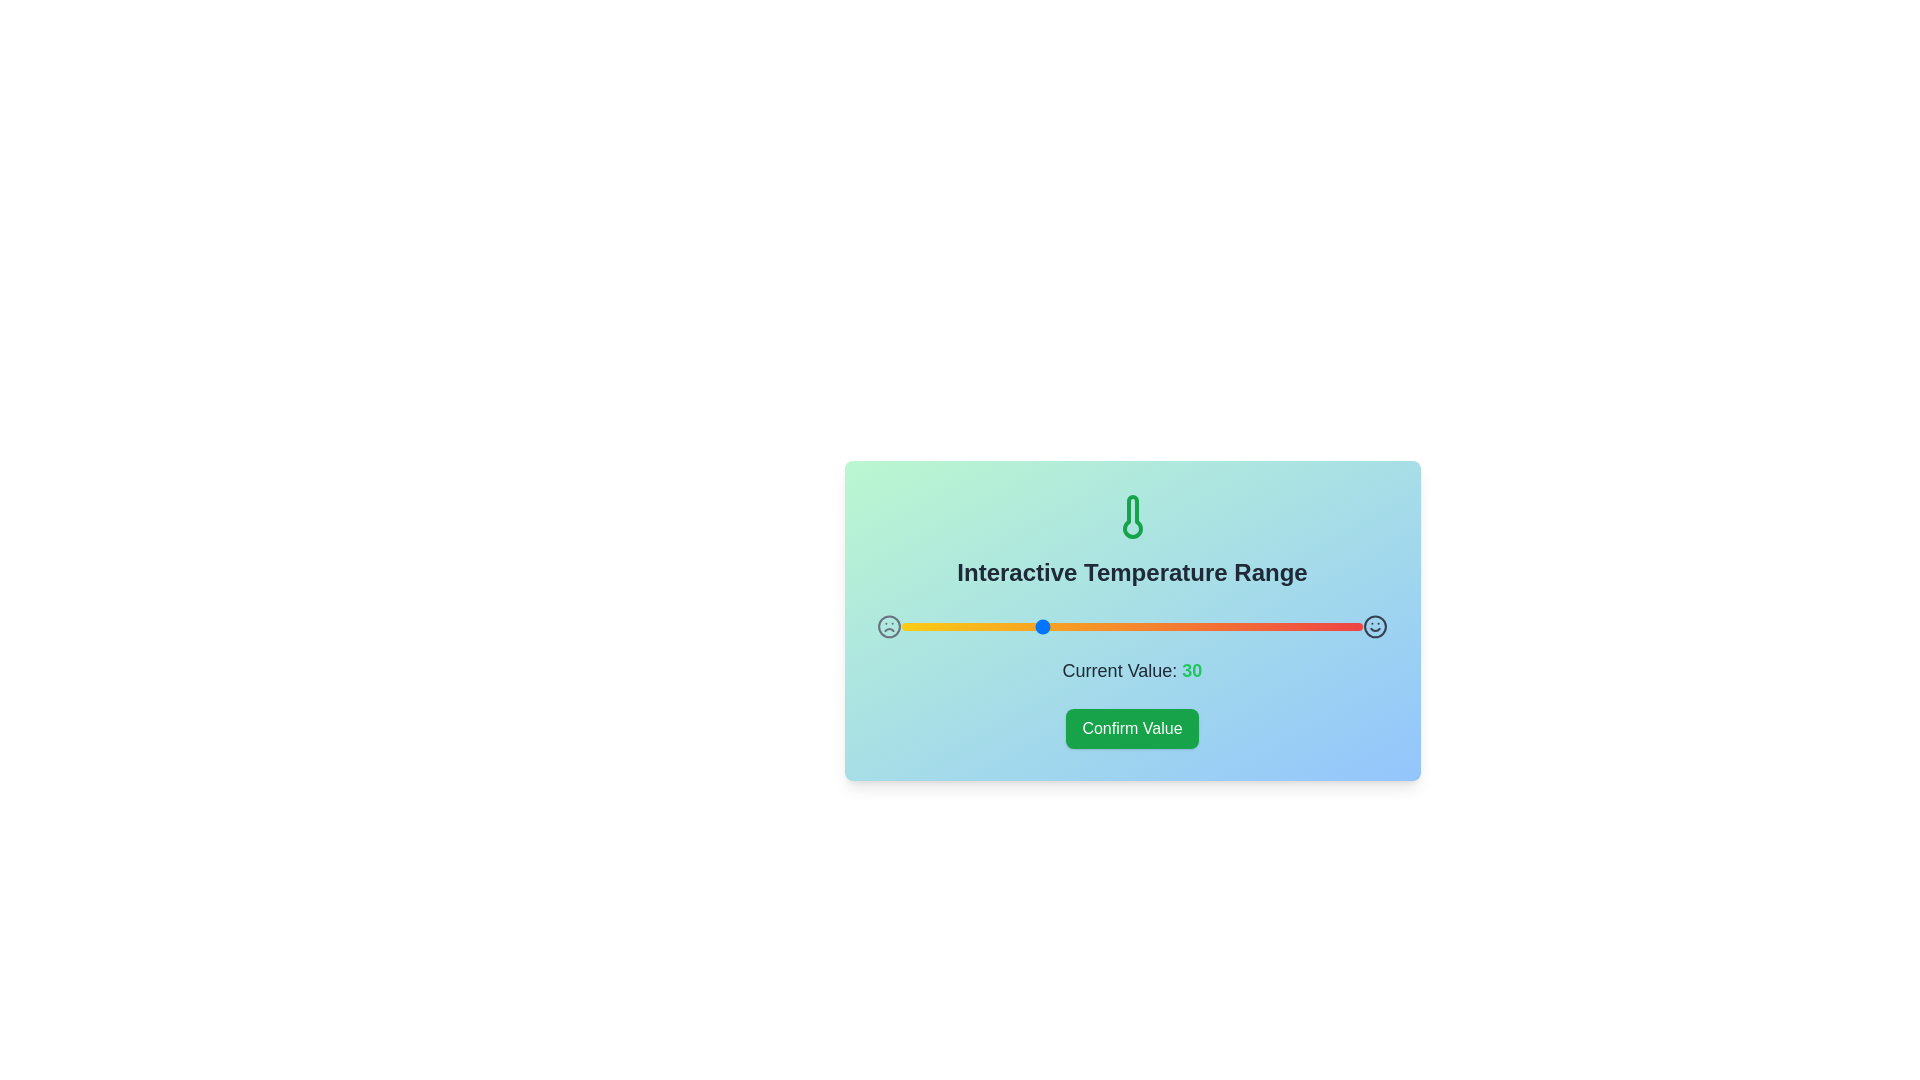 The image size is (1920, 1080). Describe the element at coordinates (1187, 626) in the screenshot. I see `the range slider to set the value to 62` at that location.